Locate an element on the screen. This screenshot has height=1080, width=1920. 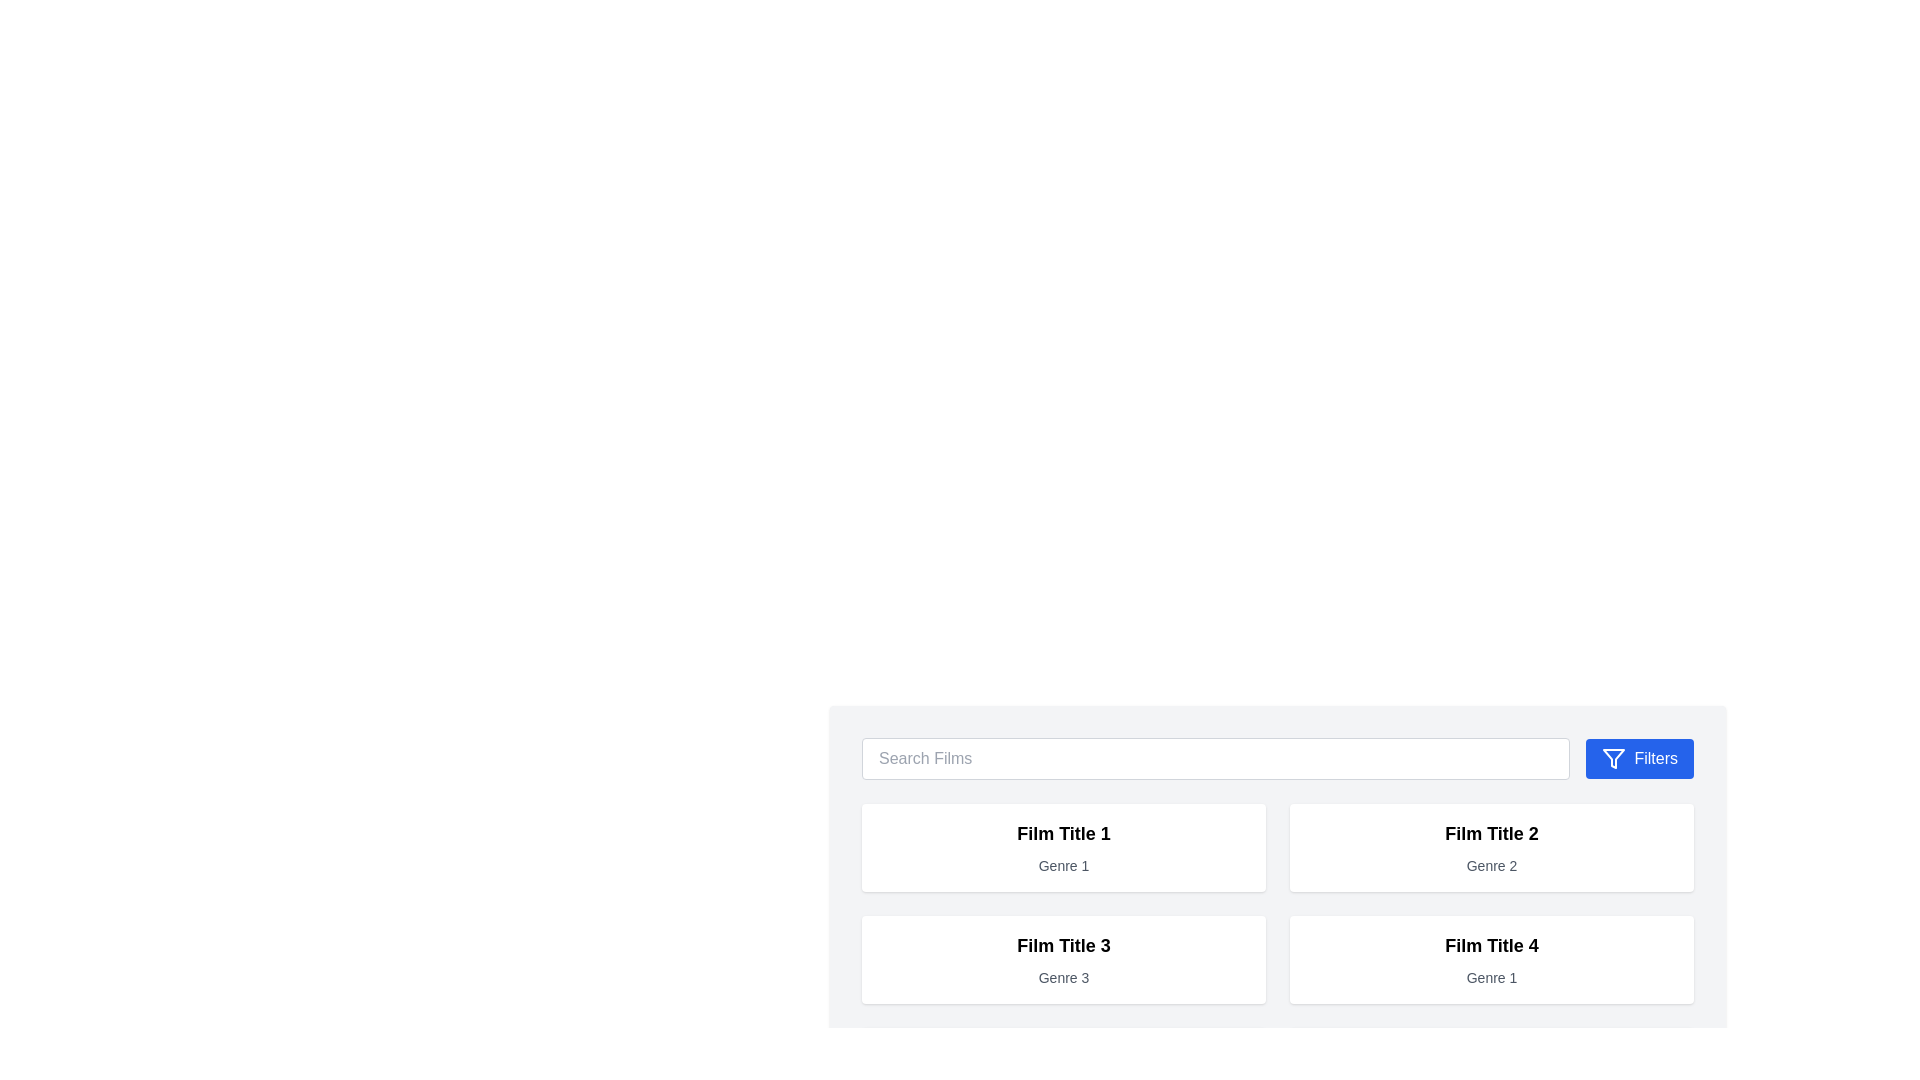
the Card element displaying 'Film Title 1' with a white background and subtle shadow effect, which is the first card in the grid layout is located at coordinates (1063, 848).